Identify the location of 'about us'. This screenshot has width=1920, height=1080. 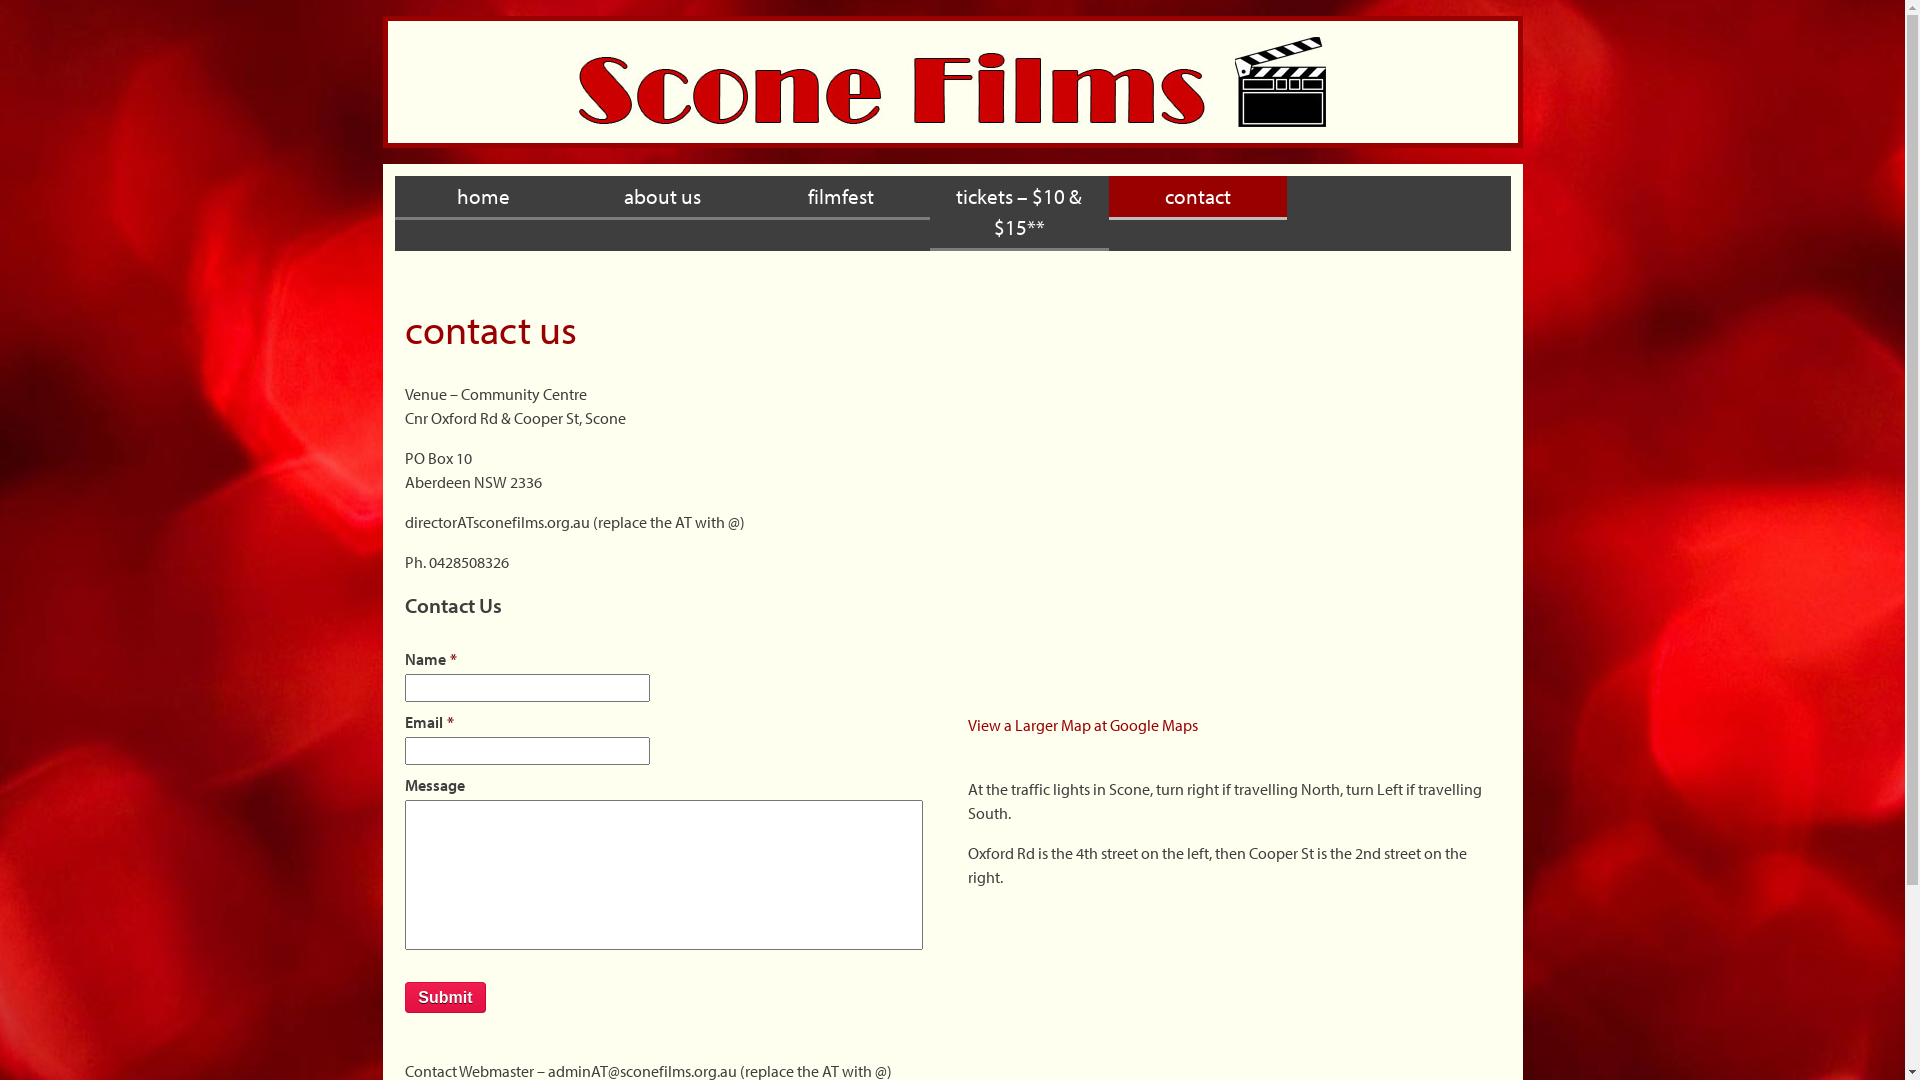
(662, 197).